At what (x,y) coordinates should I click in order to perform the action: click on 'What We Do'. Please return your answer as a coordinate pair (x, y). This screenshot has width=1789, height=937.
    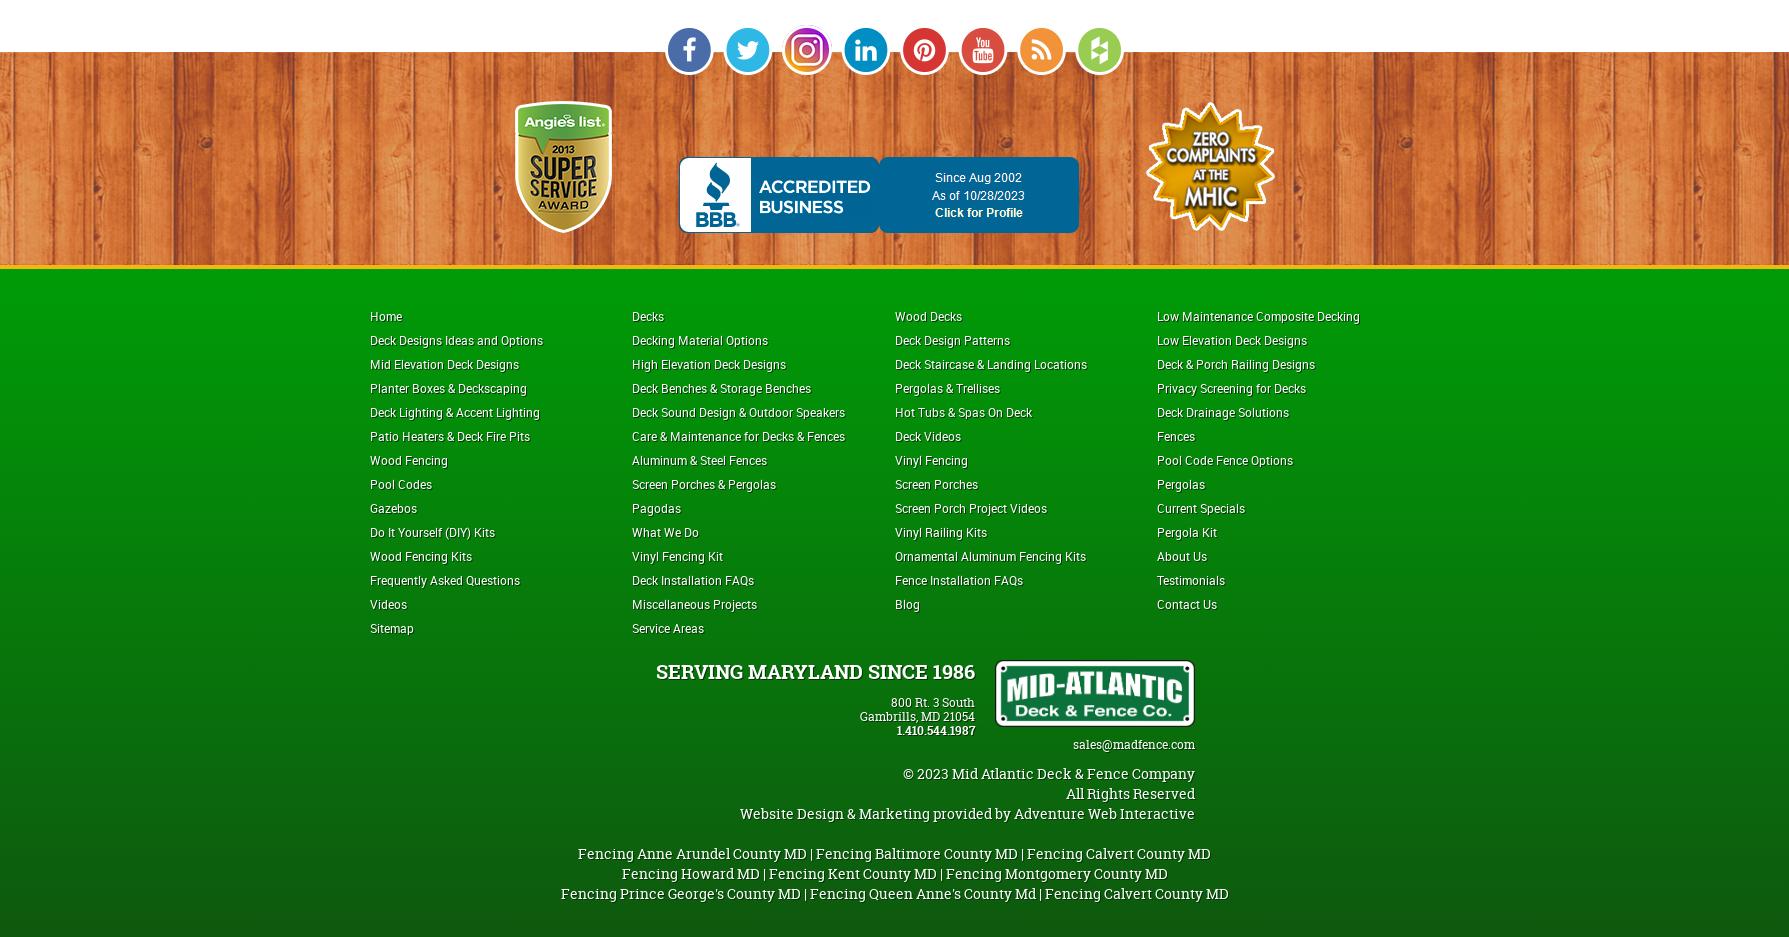
    Looking at the image, I should click on (665, 529).